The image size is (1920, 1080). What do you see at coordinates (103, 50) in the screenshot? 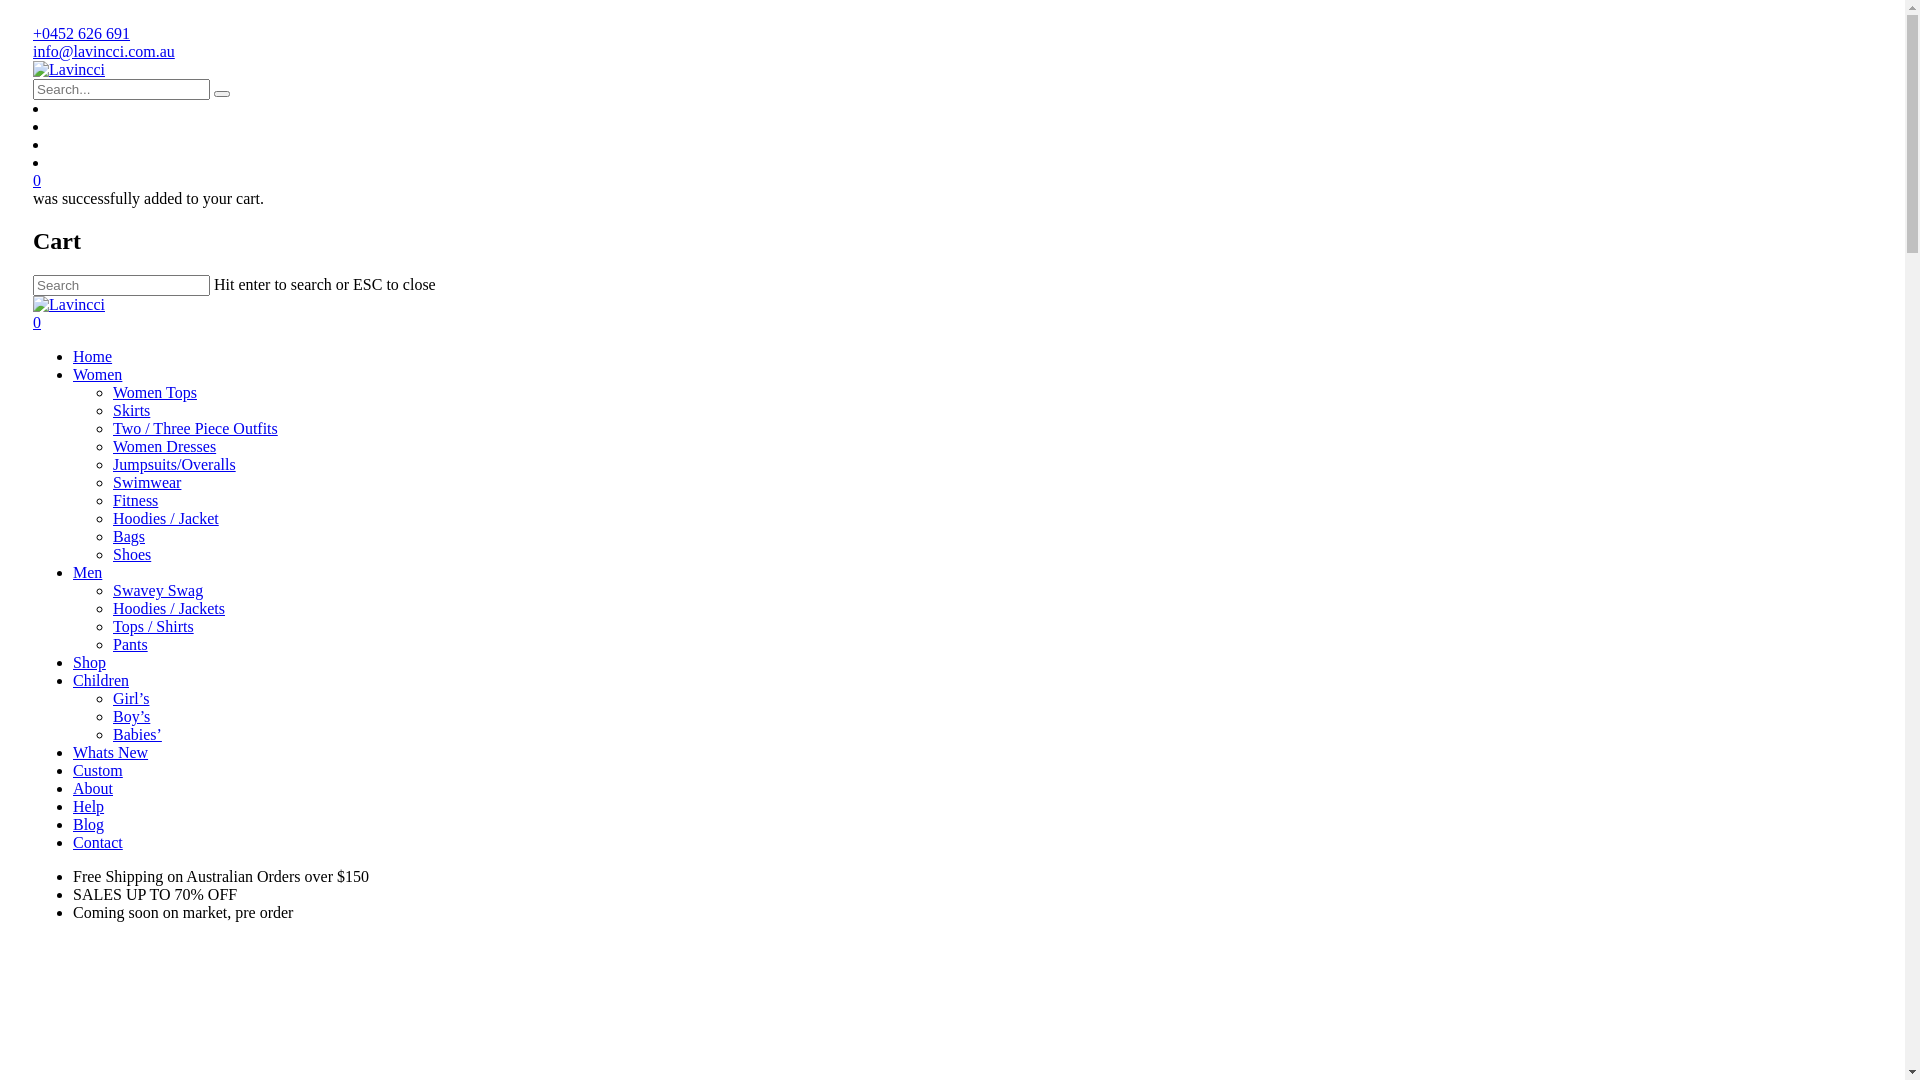
I see `'info@lavincci.com.au'` at bounding box center [103, 50].